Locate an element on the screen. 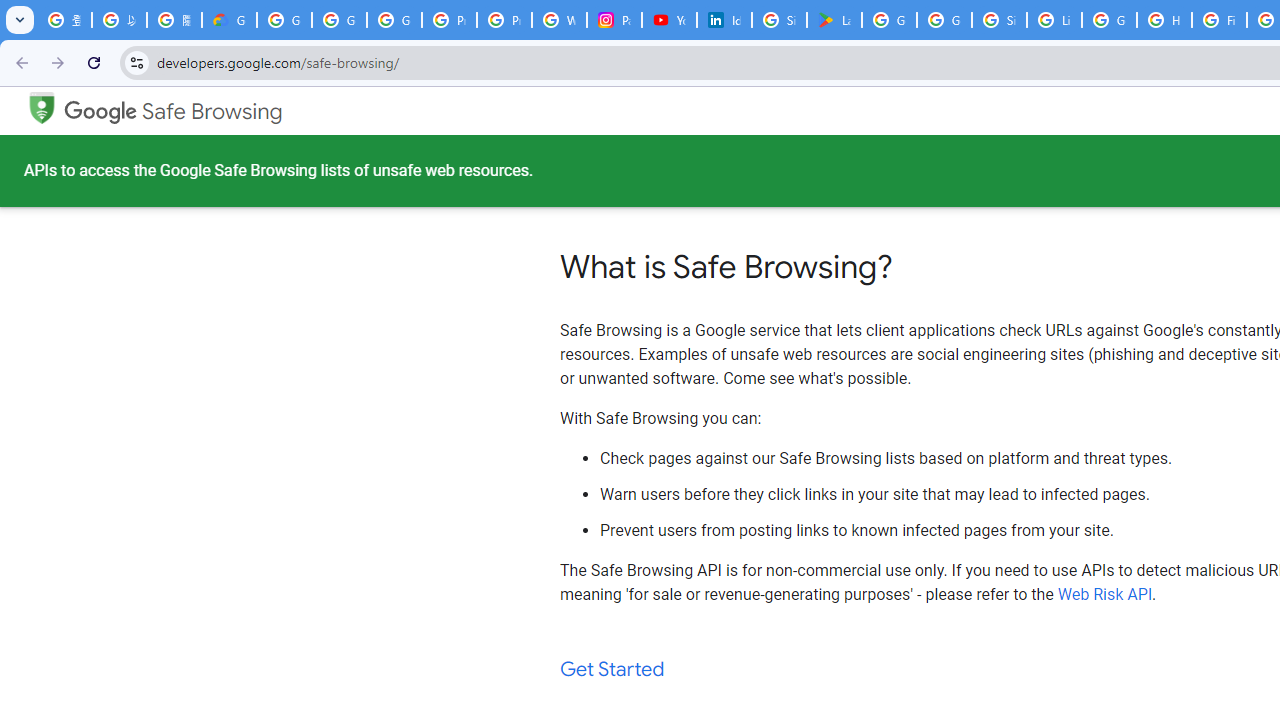  'Sign in - Google Accounts' is located at coordinates (999, 20).